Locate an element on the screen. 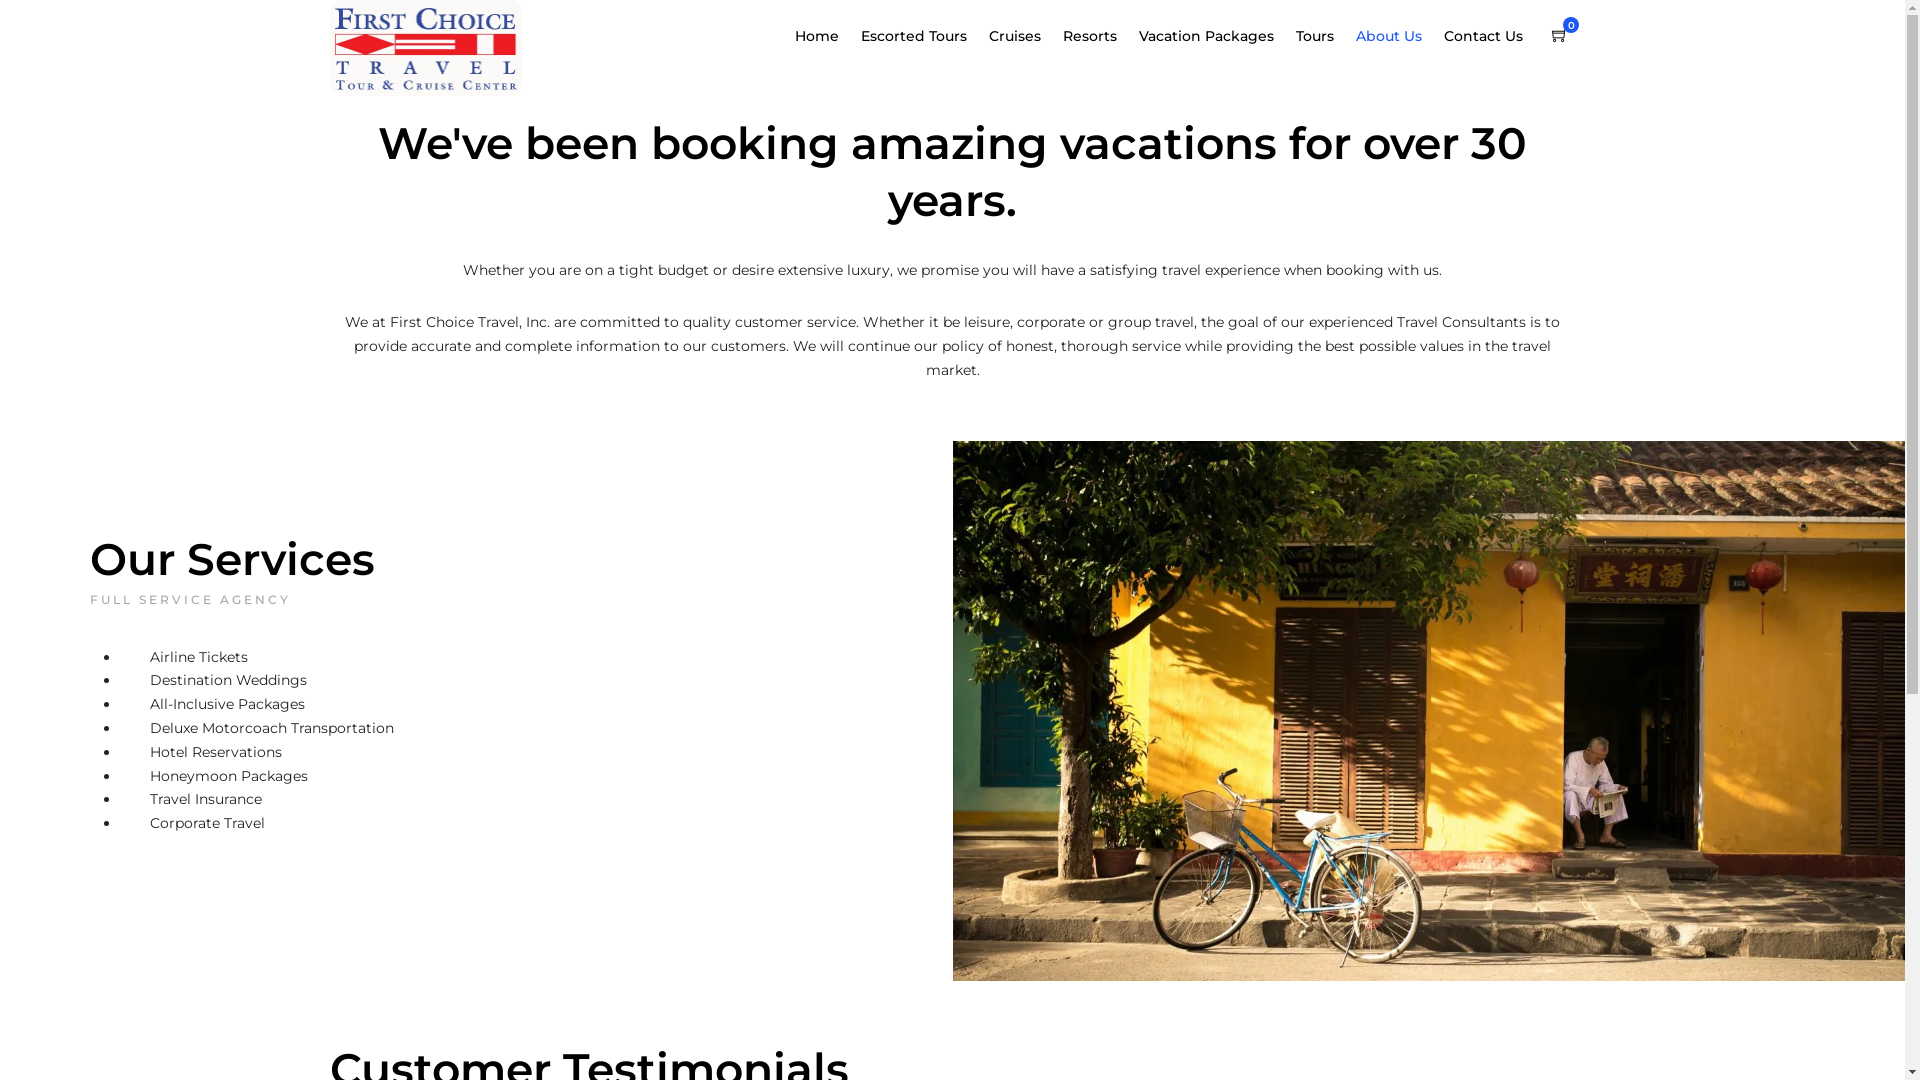  'Home' is located at coordinates (825, 37).